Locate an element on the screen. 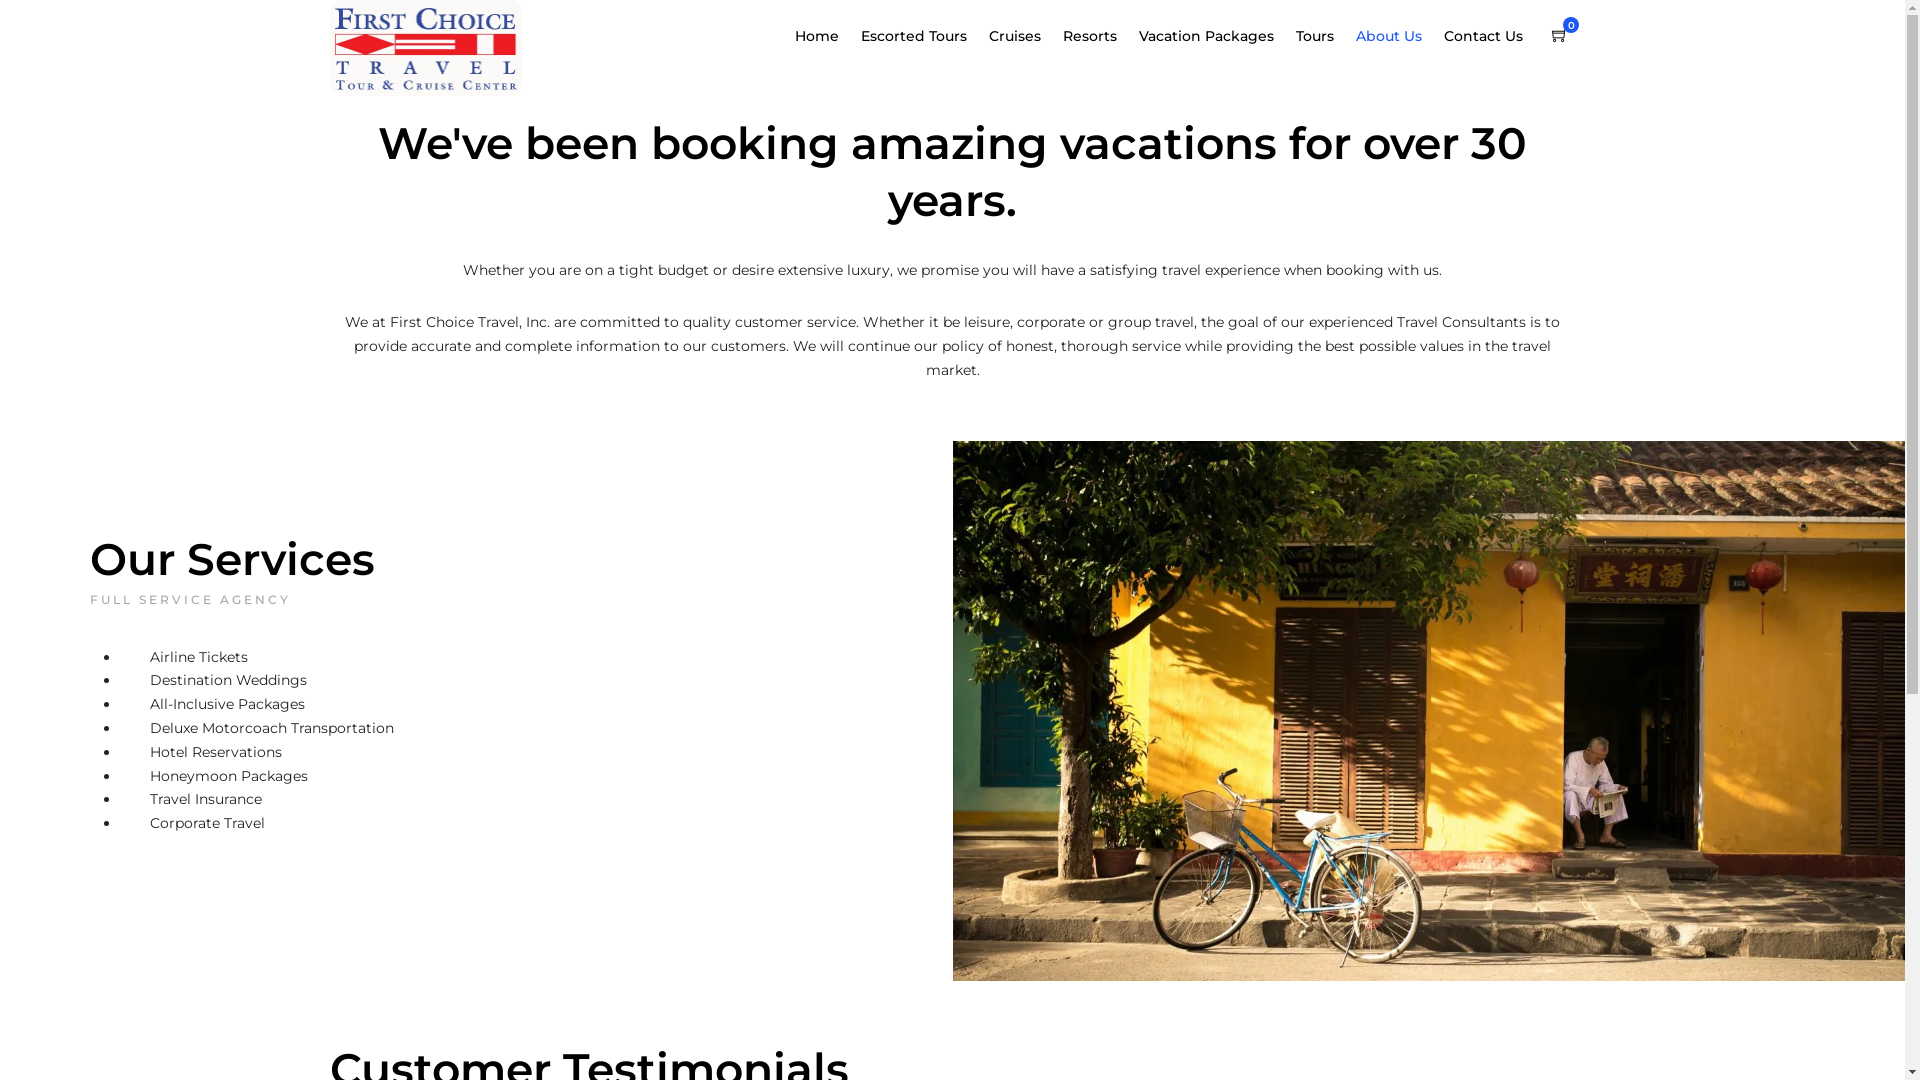  'Home' is located at coordinates (825, 37).